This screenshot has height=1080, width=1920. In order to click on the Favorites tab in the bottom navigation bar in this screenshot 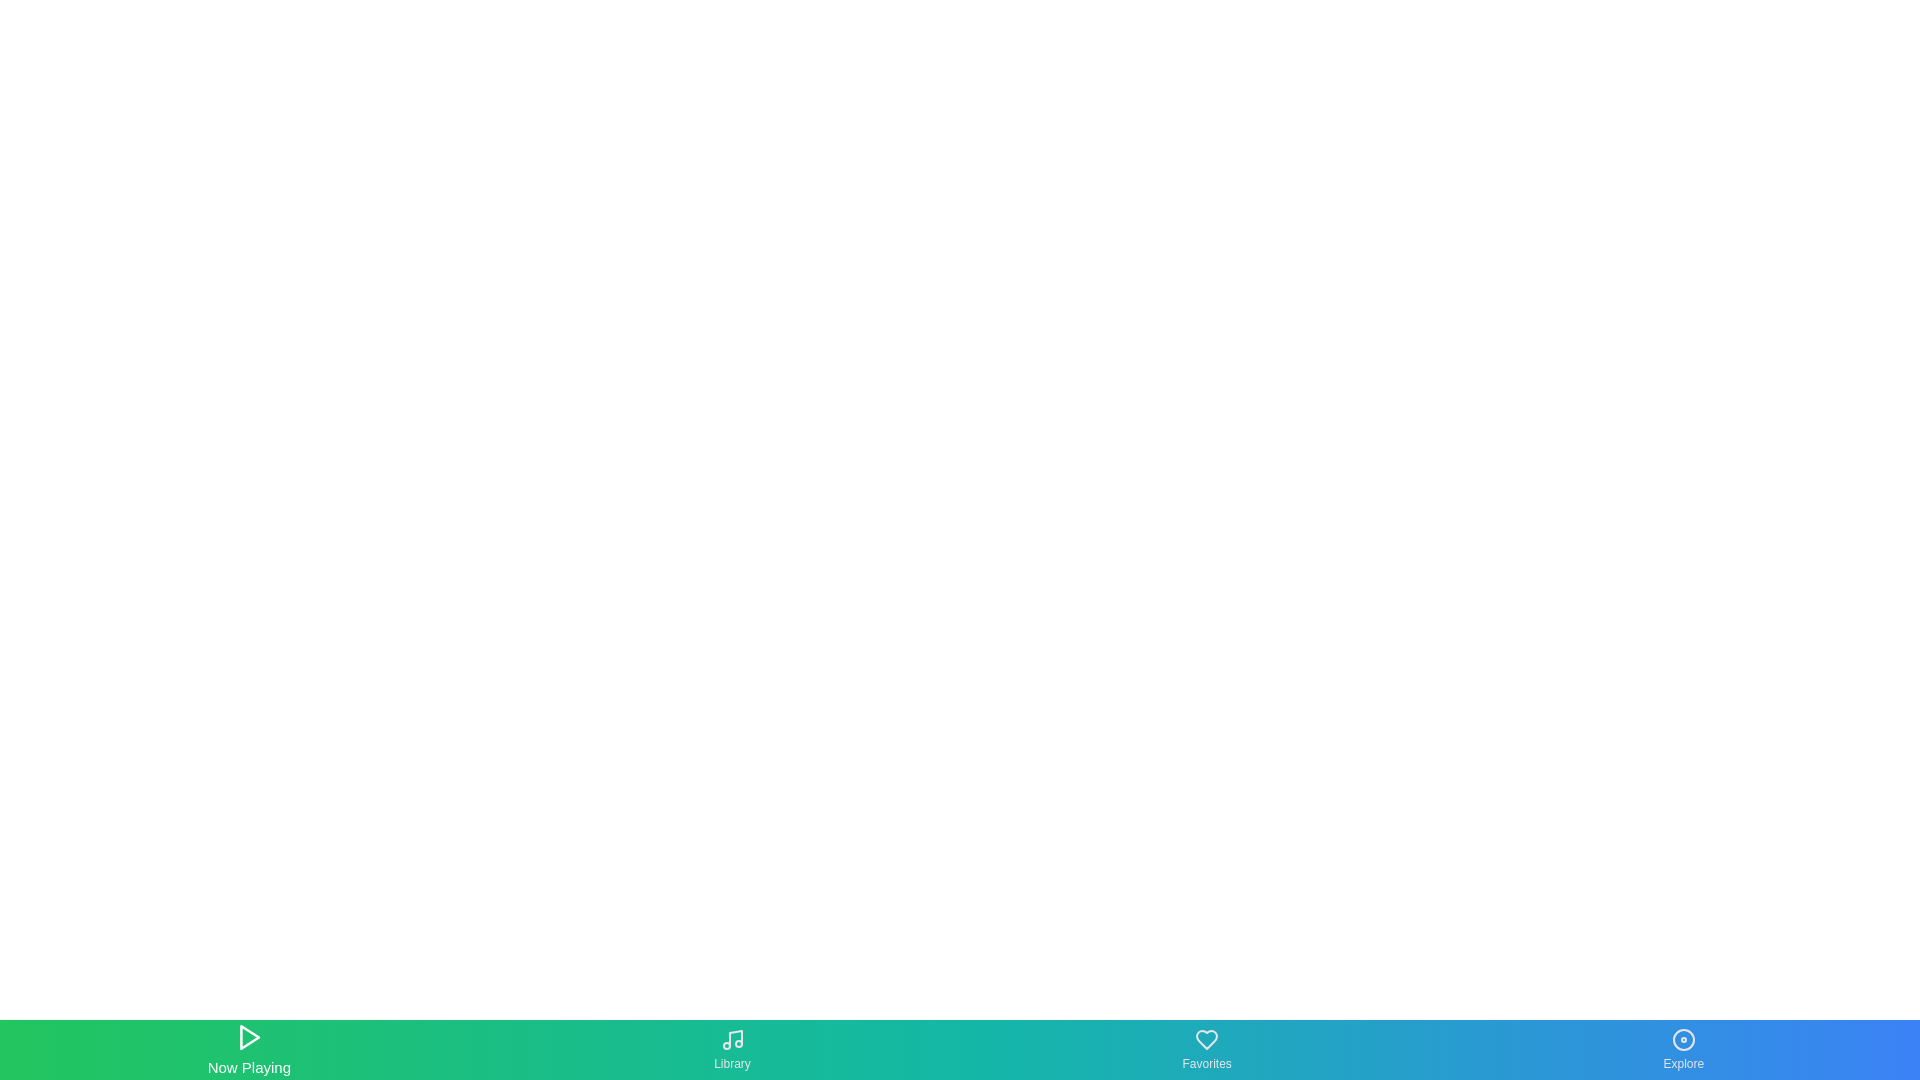, I will do `click(1205, 1048)`.